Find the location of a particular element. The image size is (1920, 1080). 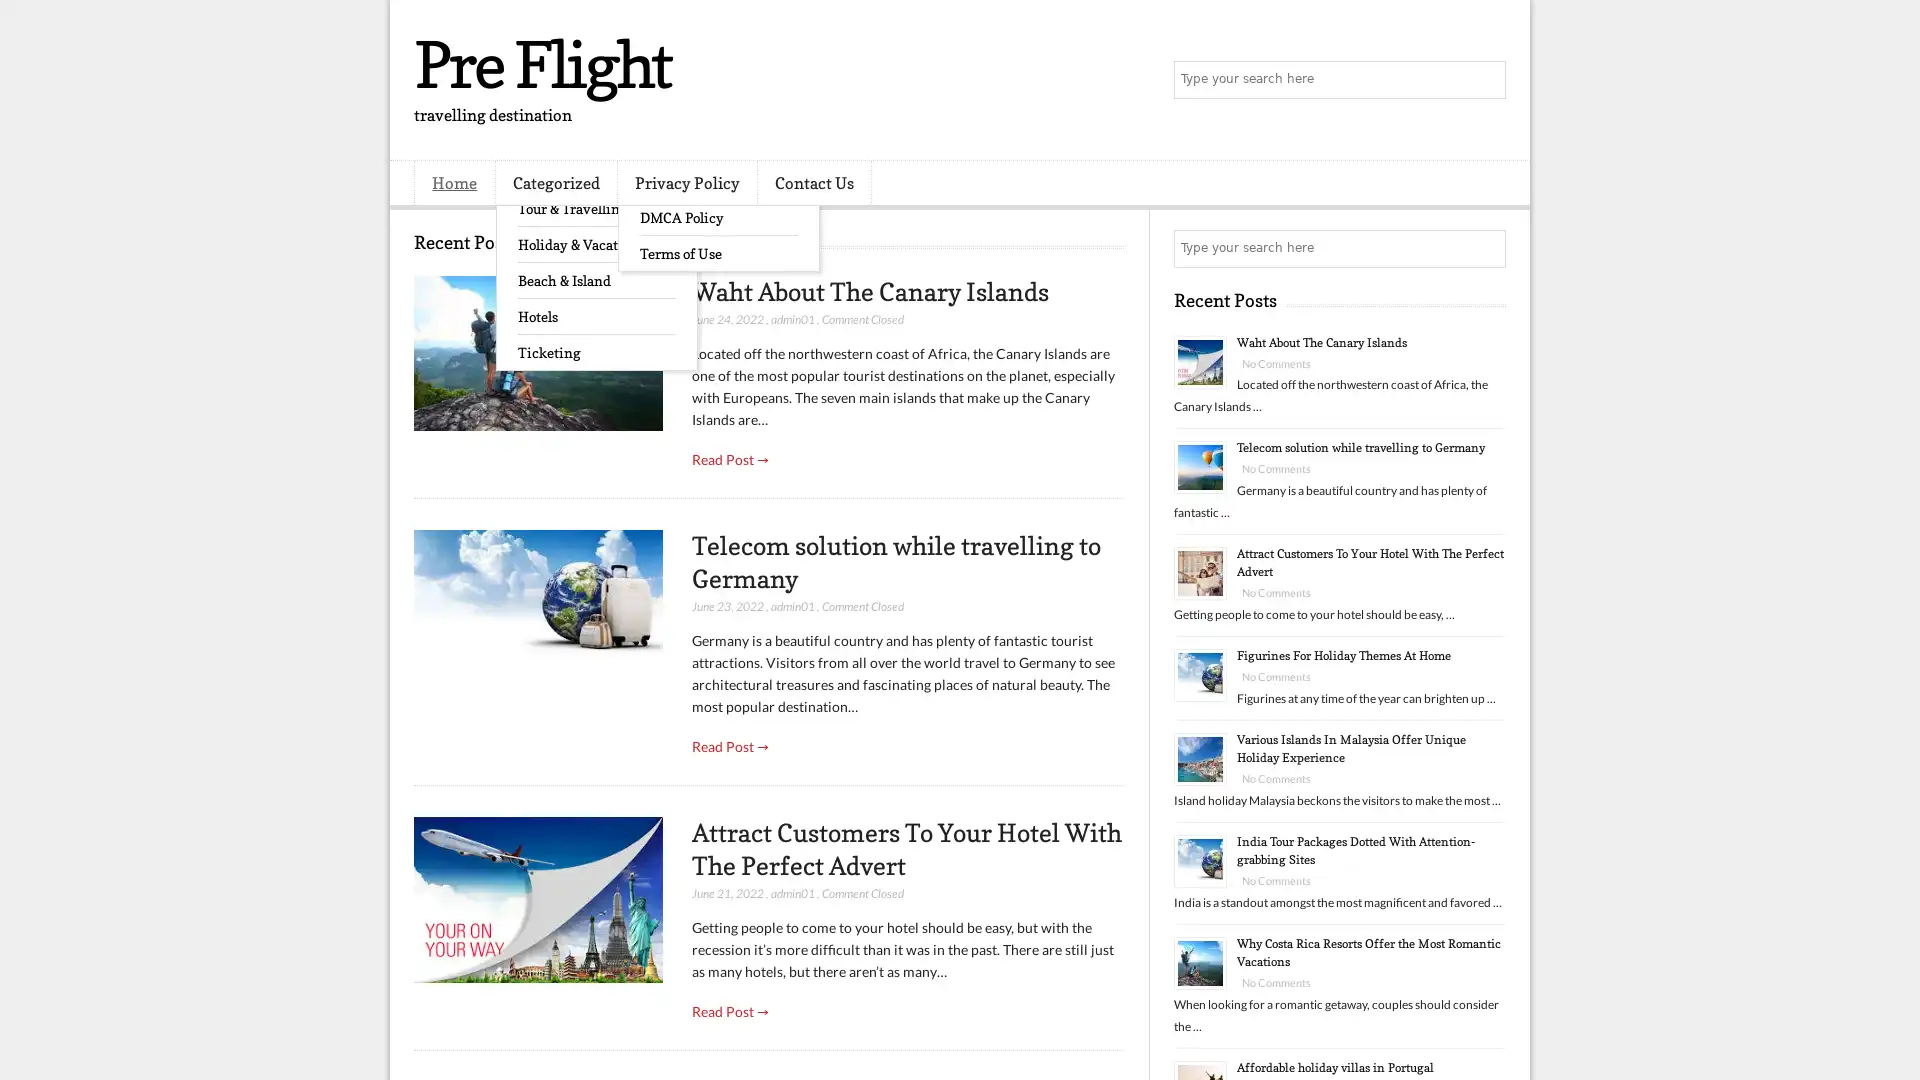

Search is located at coordinates (1485, 80).